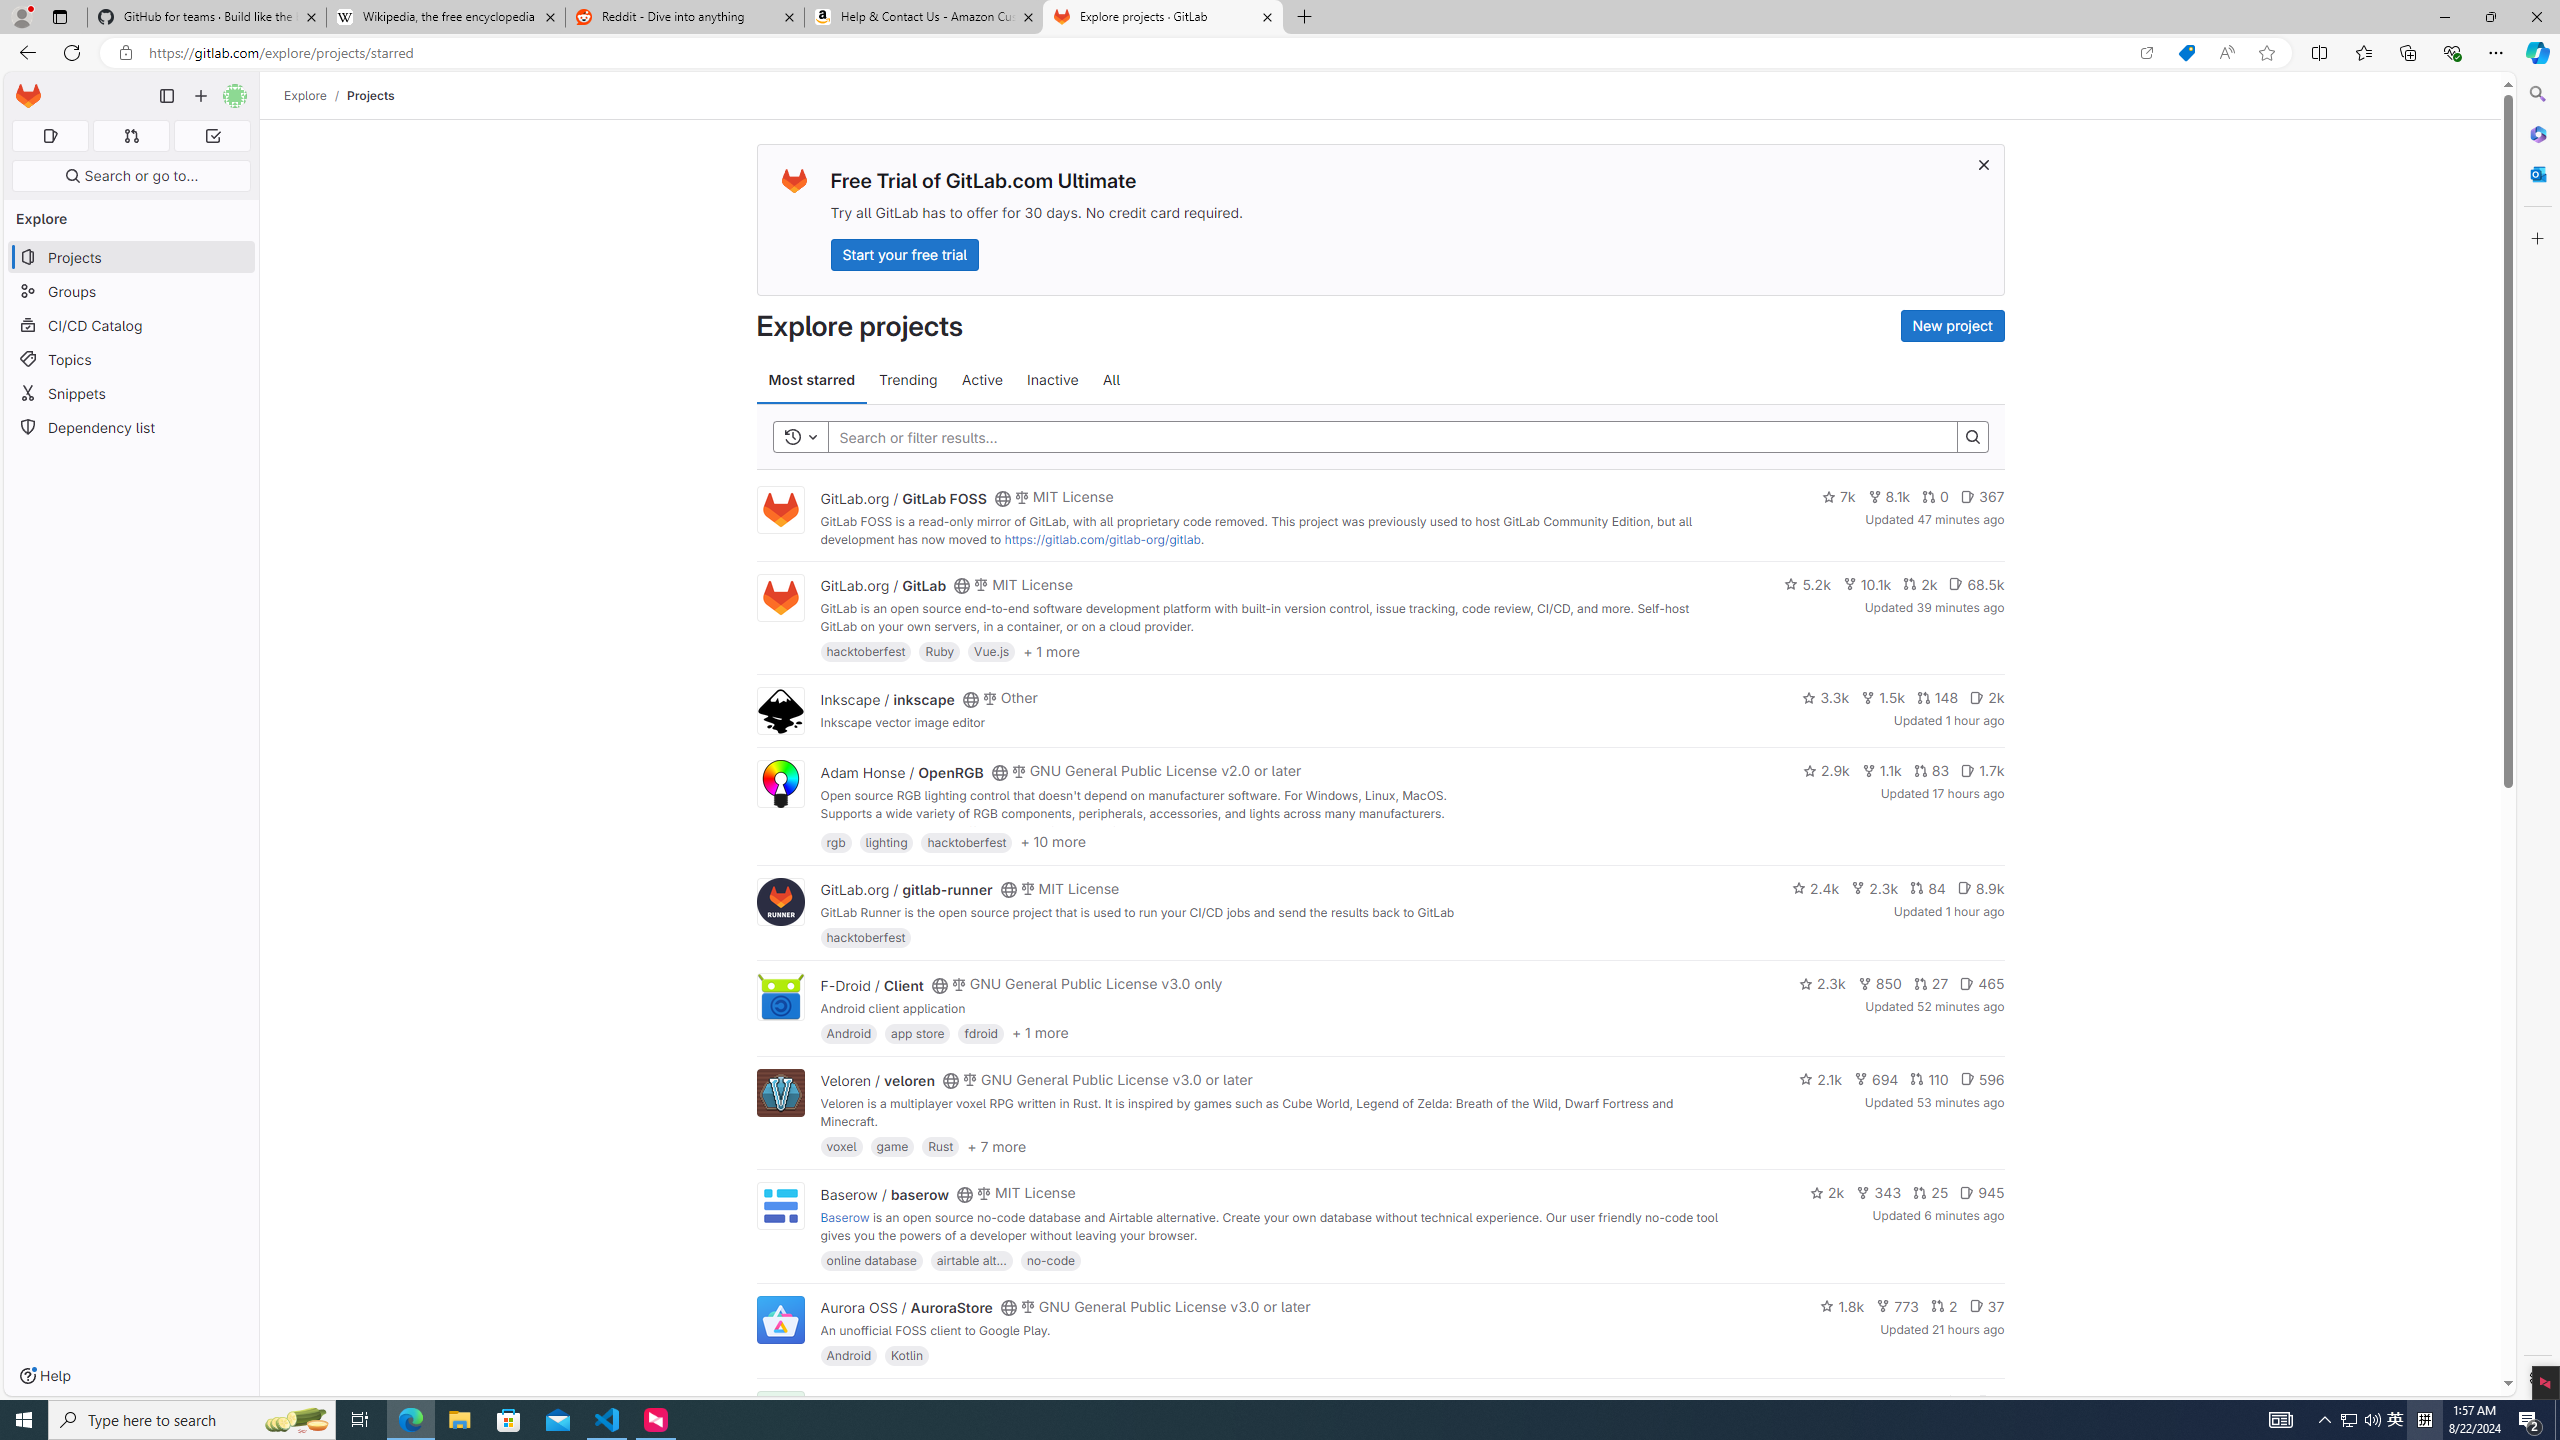 The height and width of the screenshot is (1440, 2560). Describe the element at coordinates (1879, 1192) in the screenshot. I see `'343'` at that location.